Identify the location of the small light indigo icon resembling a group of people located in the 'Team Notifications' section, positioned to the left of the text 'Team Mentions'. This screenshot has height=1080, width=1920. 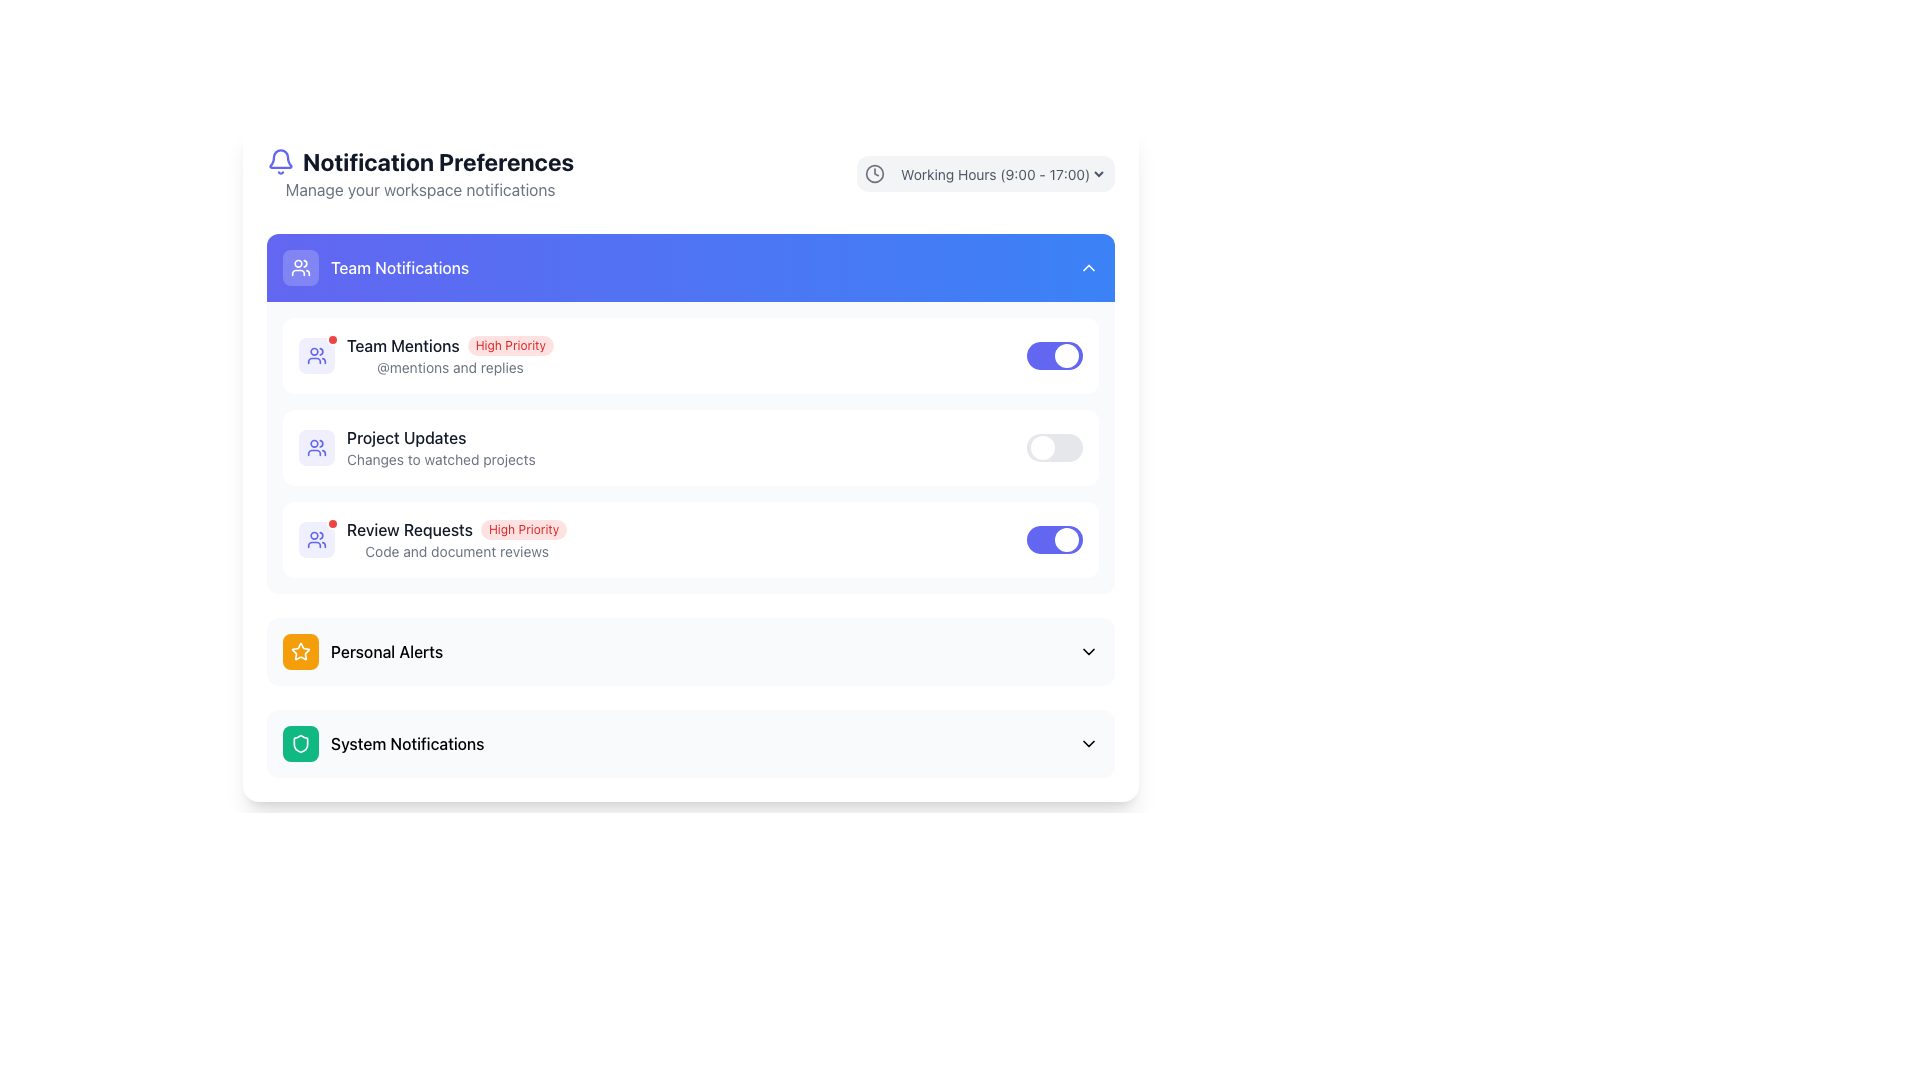
(315, 540).